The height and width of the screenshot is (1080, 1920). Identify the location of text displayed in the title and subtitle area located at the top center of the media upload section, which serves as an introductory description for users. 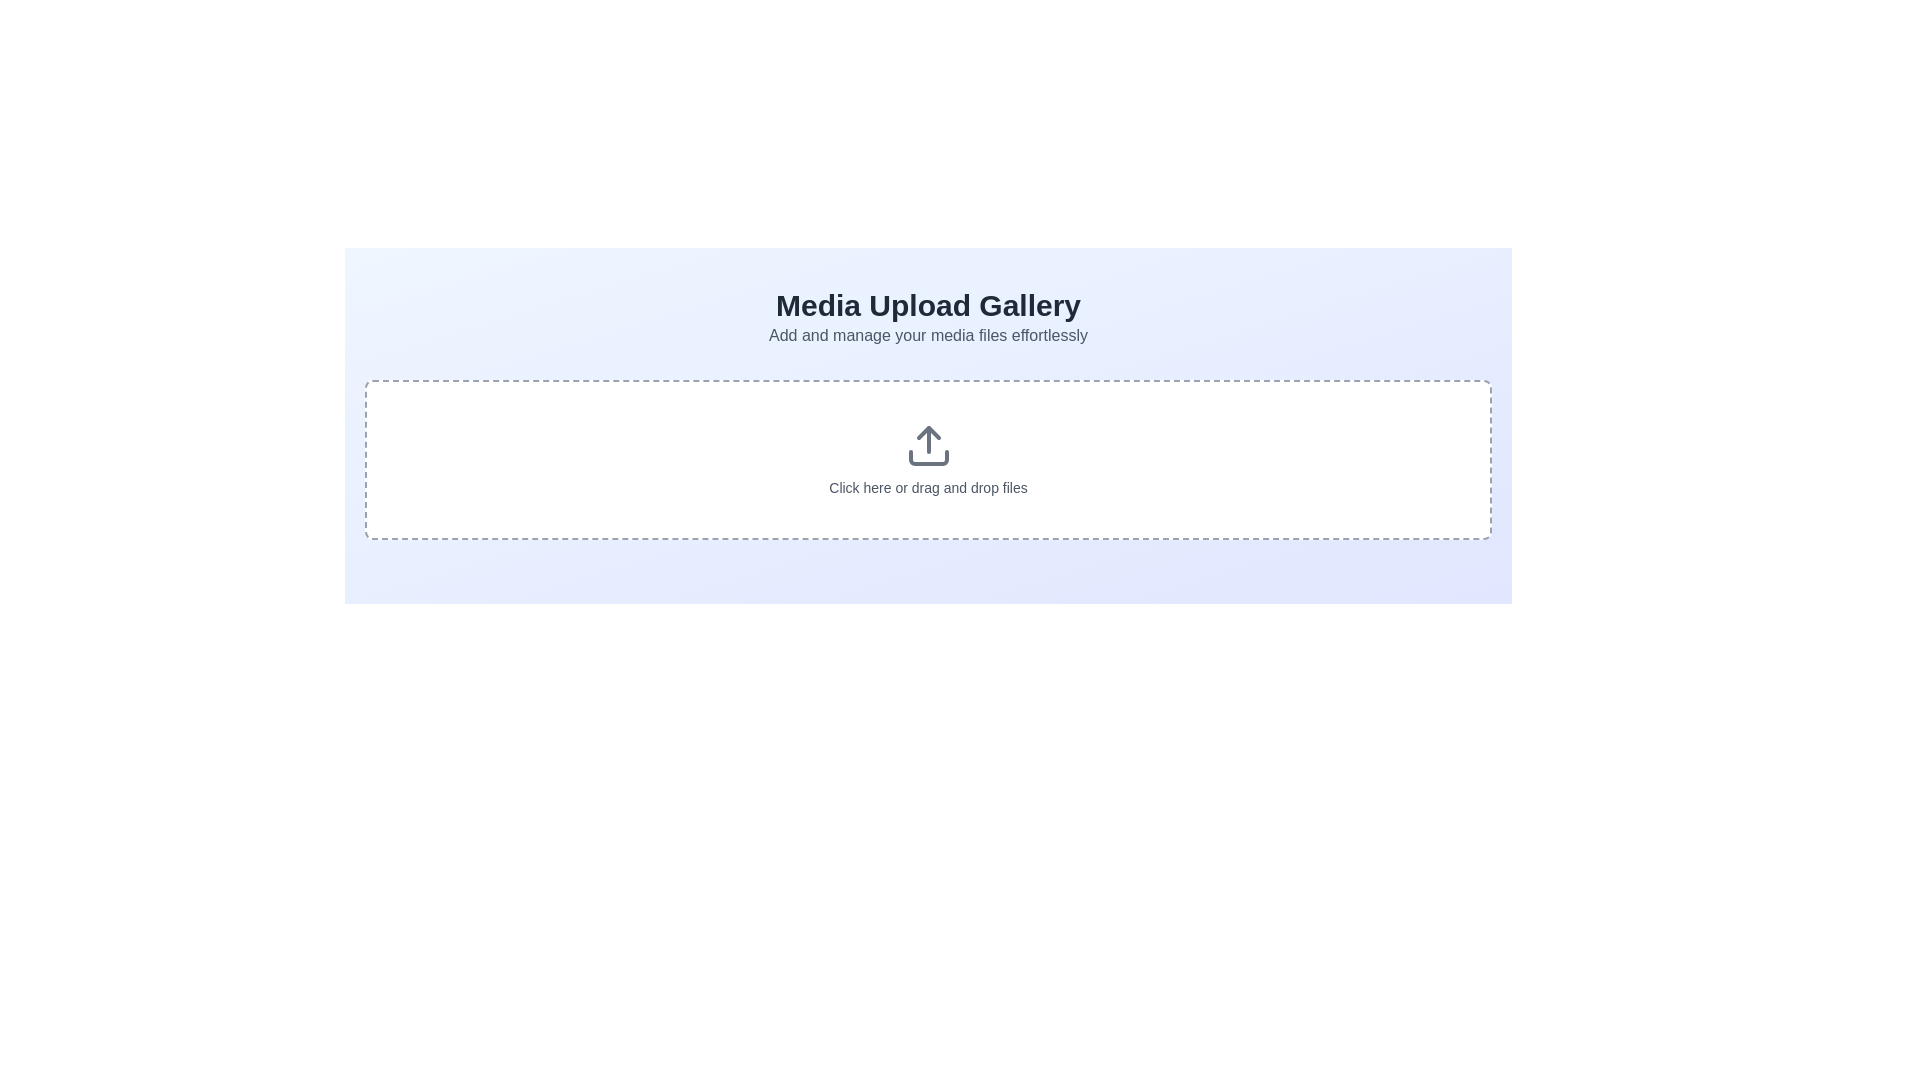
(927, 316).